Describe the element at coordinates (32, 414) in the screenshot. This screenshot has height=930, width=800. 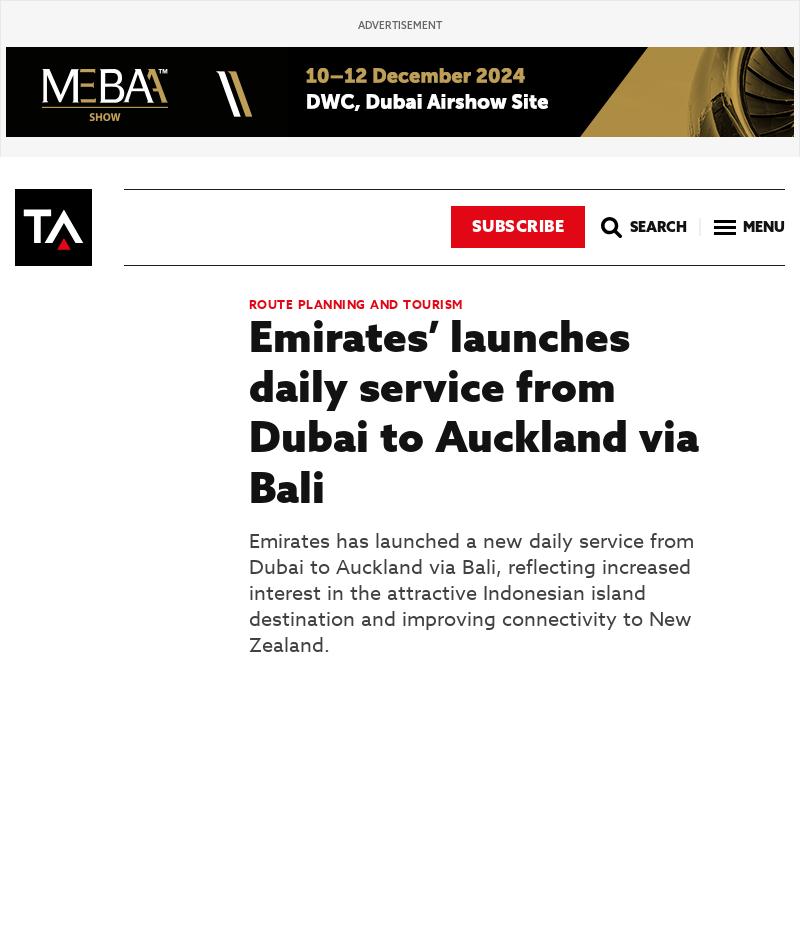
I see `'3'` at that location.